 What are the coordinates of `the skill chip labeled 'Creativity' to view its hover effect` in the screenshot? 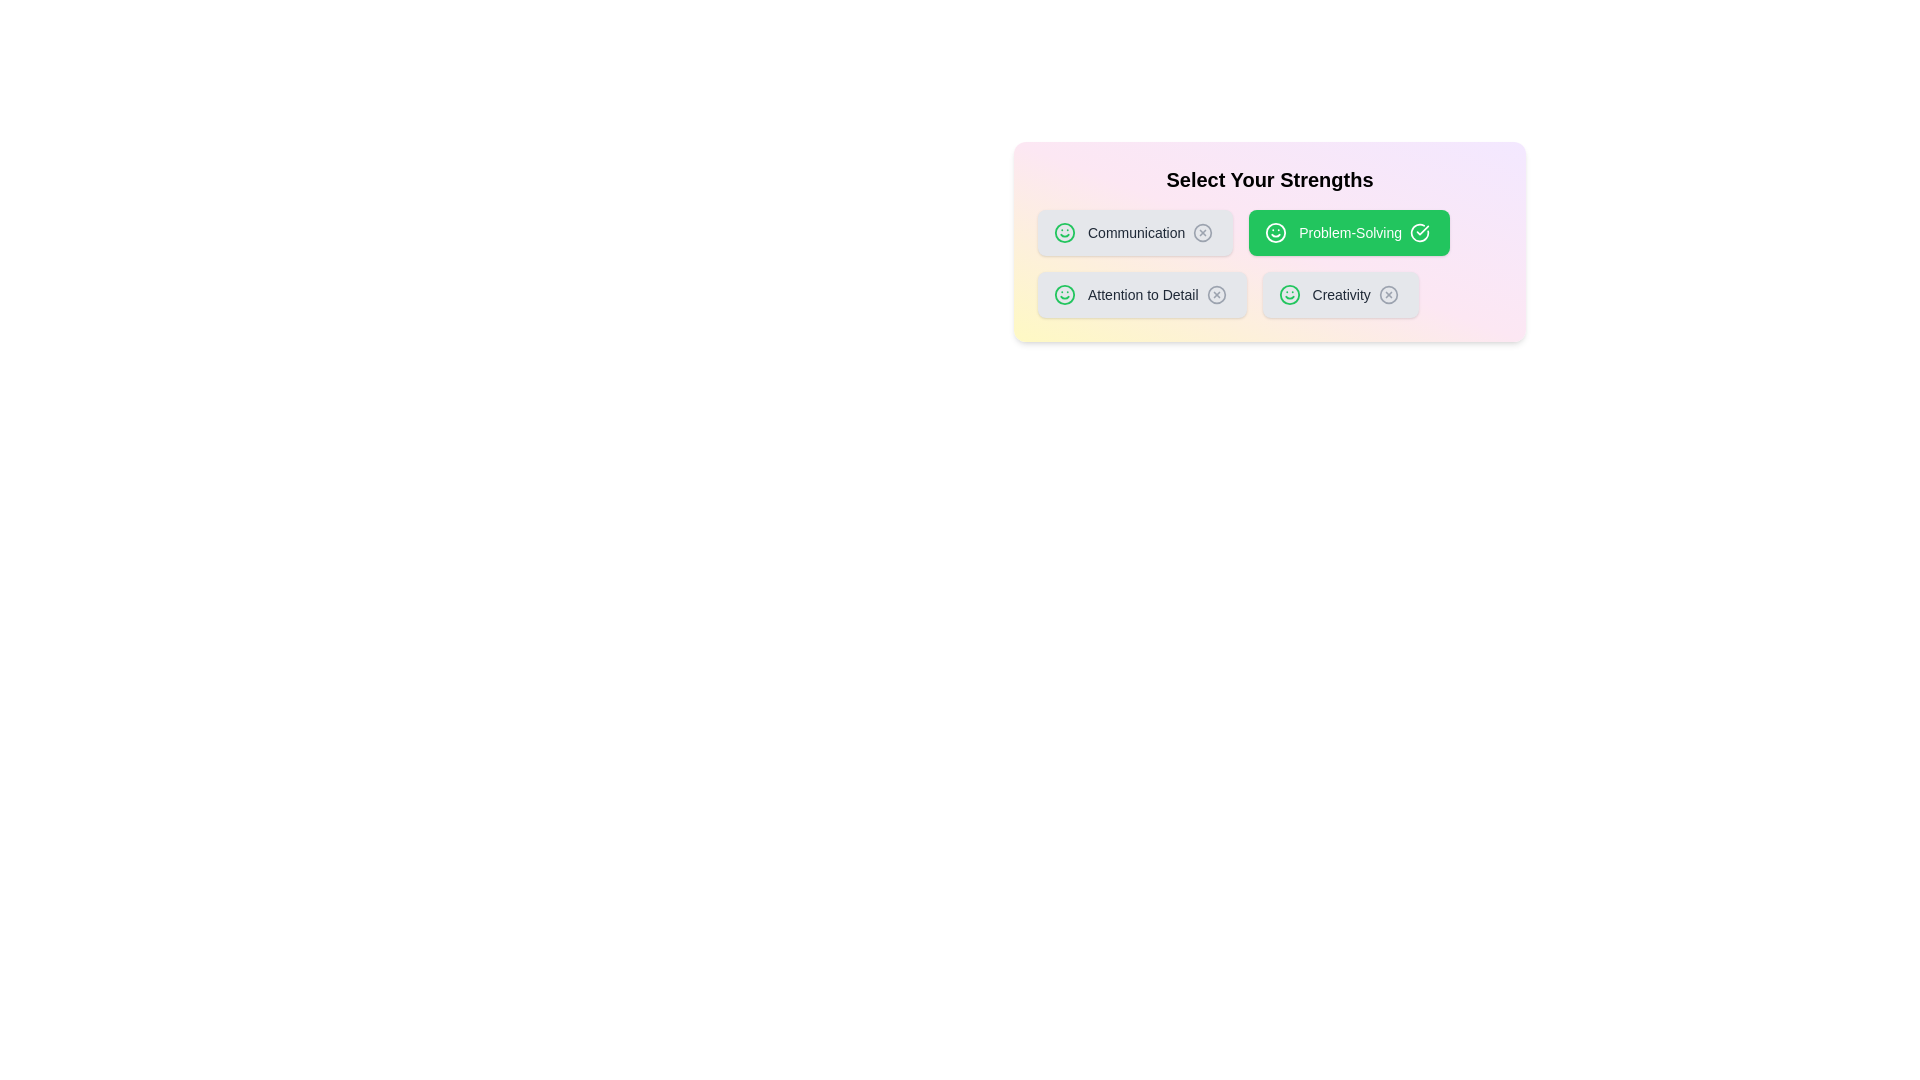 It's located at (1340, 294).